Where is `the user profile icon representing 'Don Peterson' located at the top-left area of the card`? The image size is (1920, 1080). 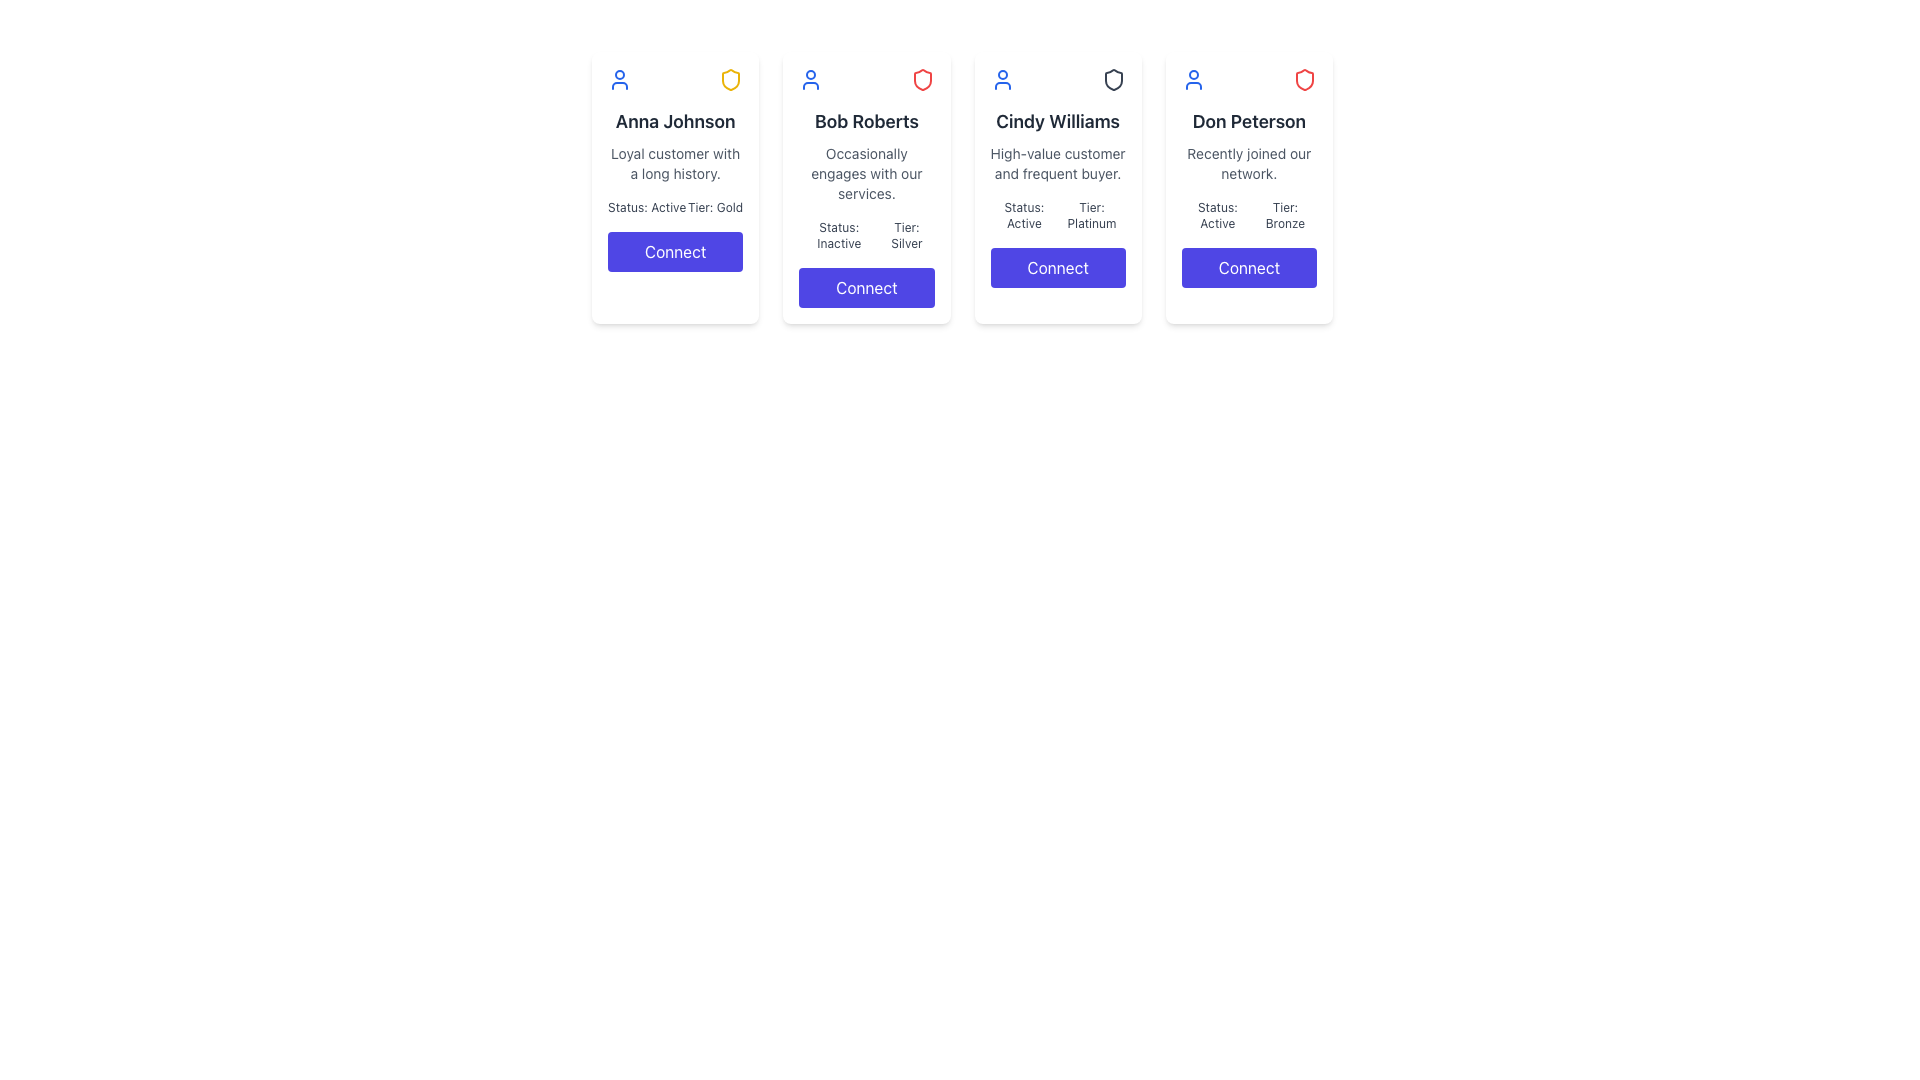 the user profile icon representing 'Don Peterson' located at the top-left area of the card is located at coordinates (1193, 79).